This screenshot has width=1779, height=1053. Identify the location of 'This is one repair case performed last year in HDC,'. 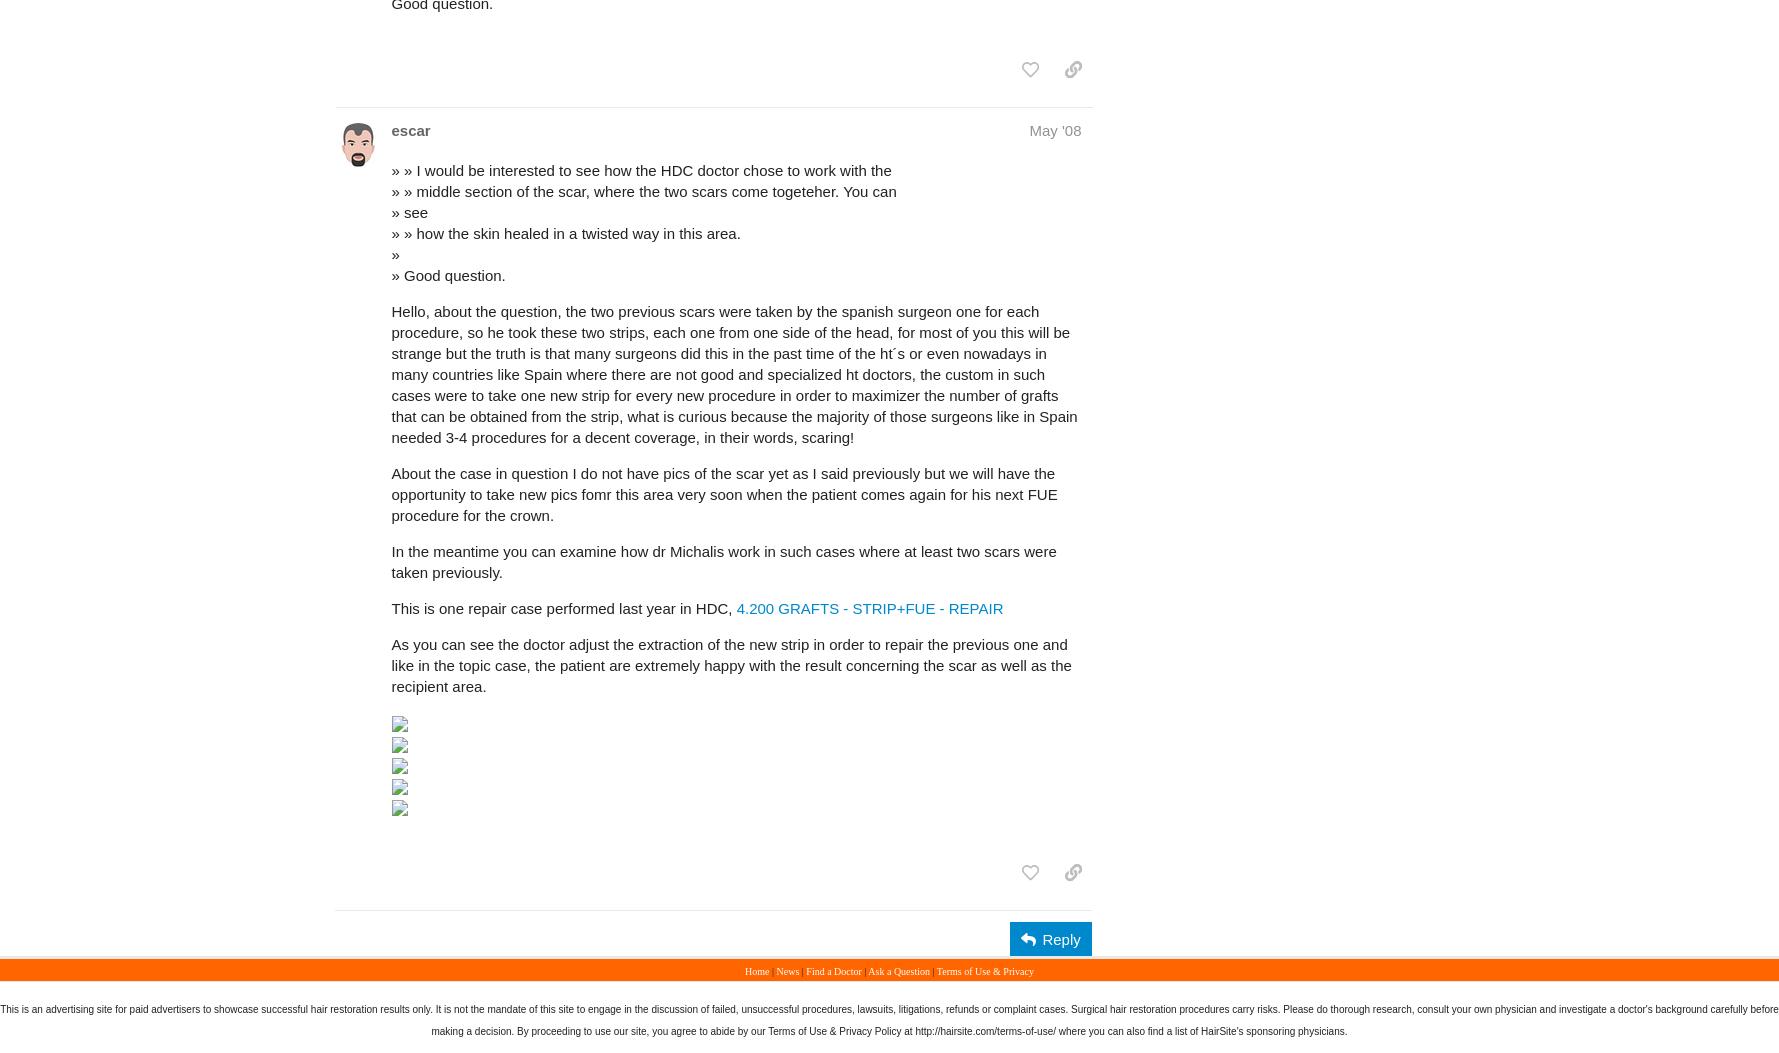
(563, 608).